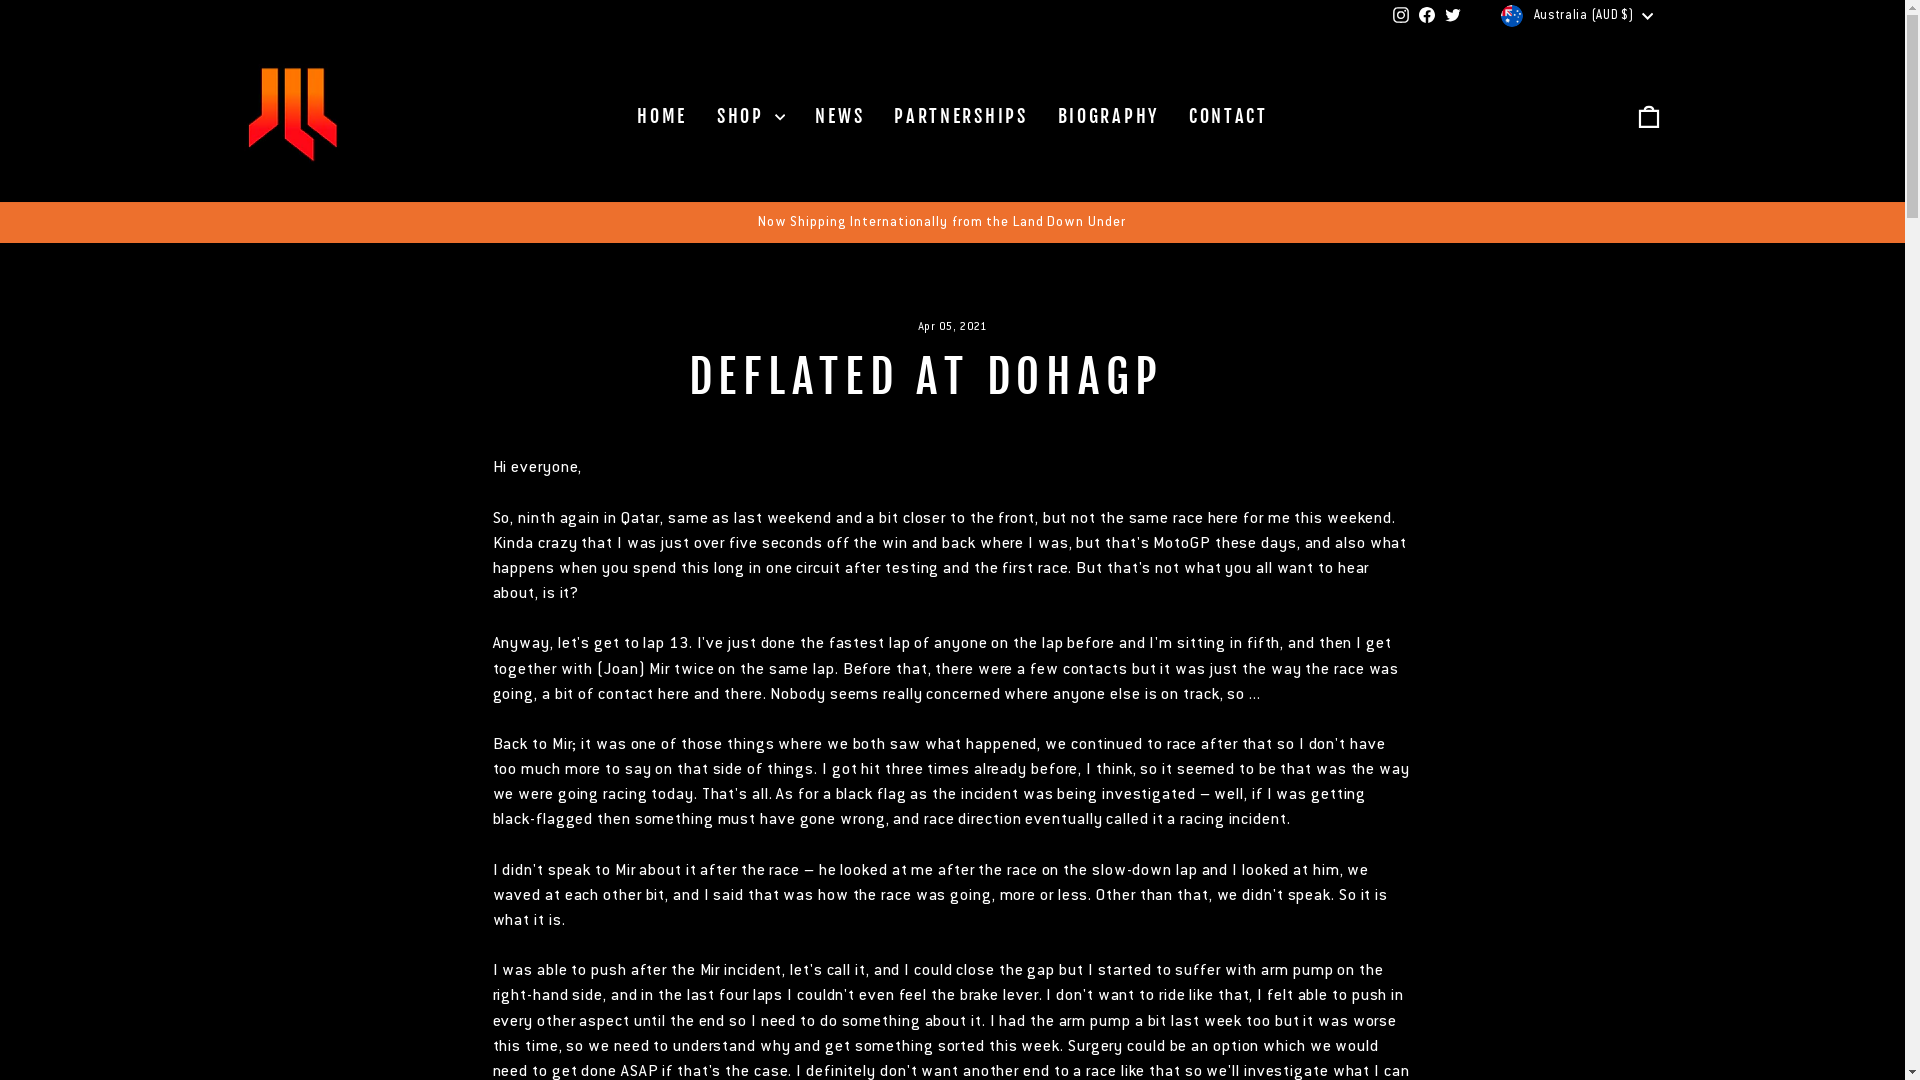 The width and height of the screenshot is (1920, 1080). I want to click on 'HOME', so click(662, 117).